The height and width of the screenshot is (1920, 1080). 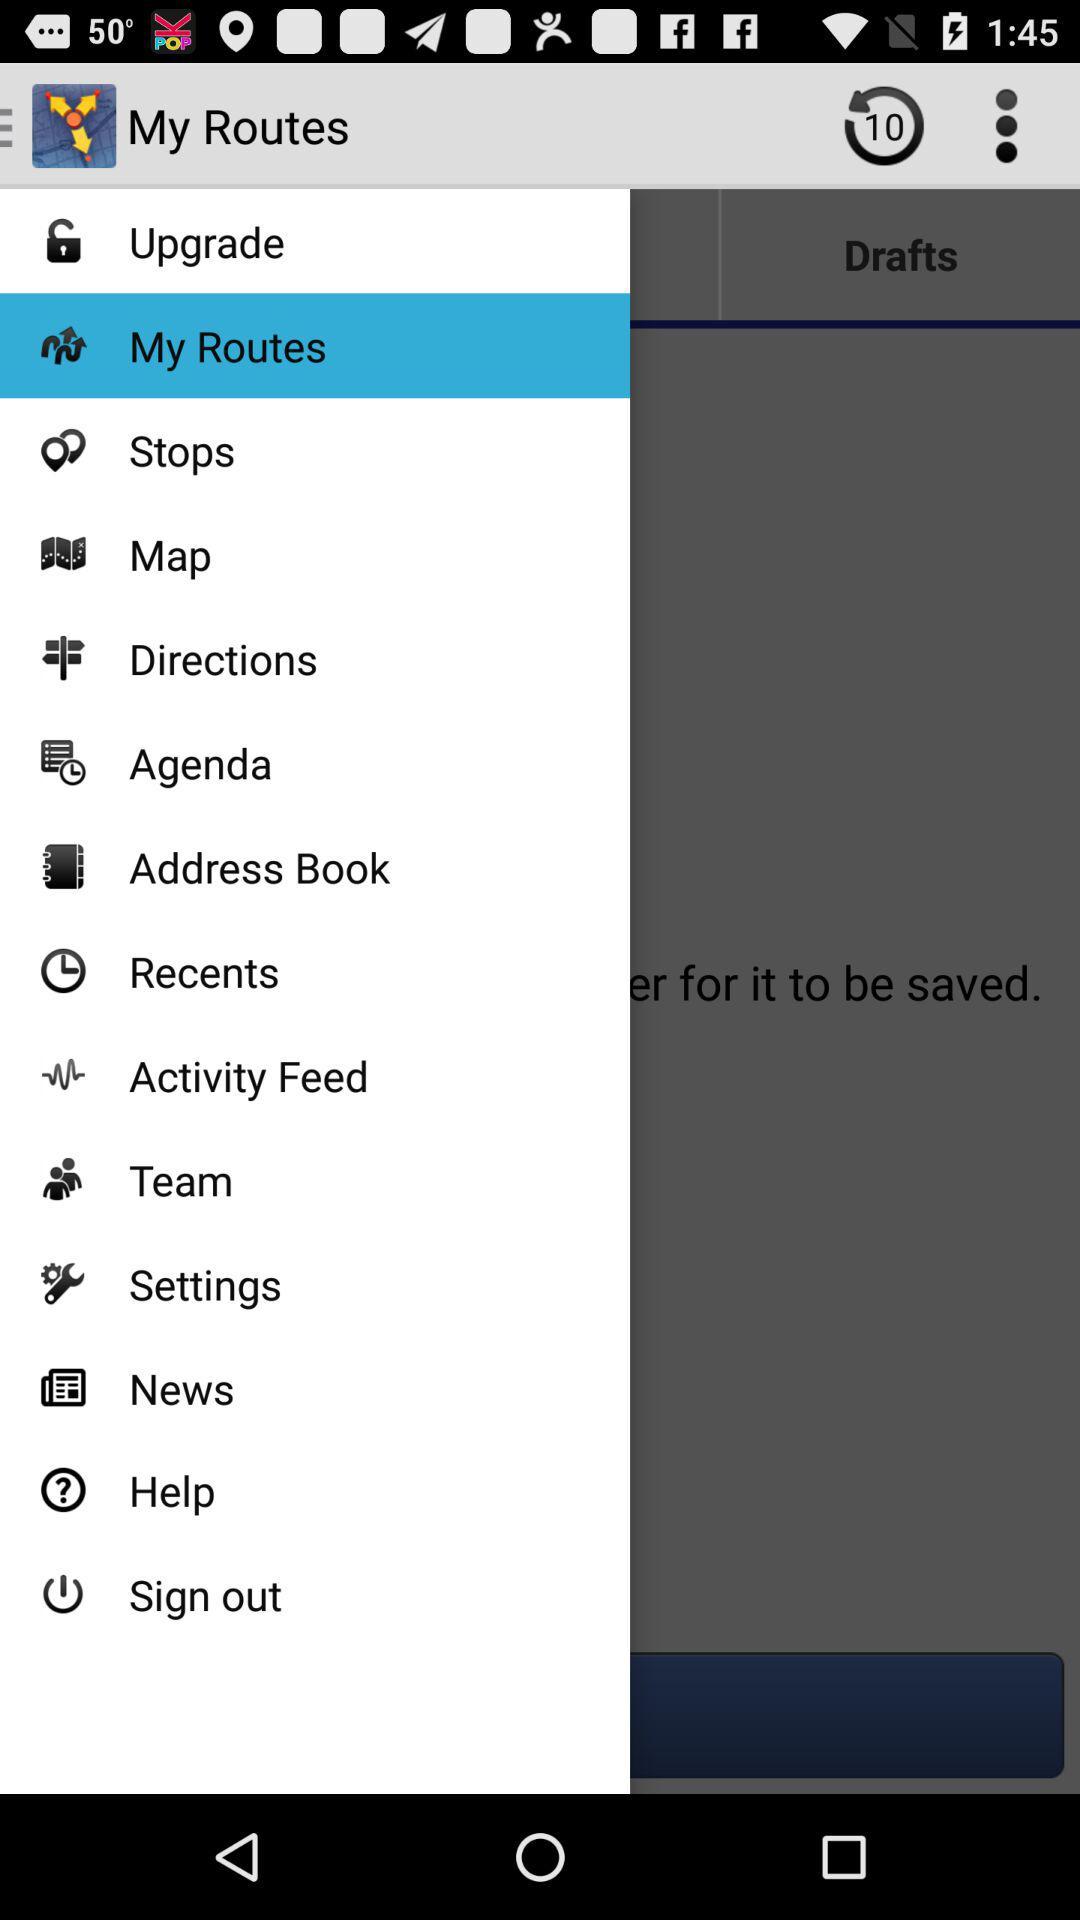 I want to click on the text which is in the retry button, so click(x=882, y=124).